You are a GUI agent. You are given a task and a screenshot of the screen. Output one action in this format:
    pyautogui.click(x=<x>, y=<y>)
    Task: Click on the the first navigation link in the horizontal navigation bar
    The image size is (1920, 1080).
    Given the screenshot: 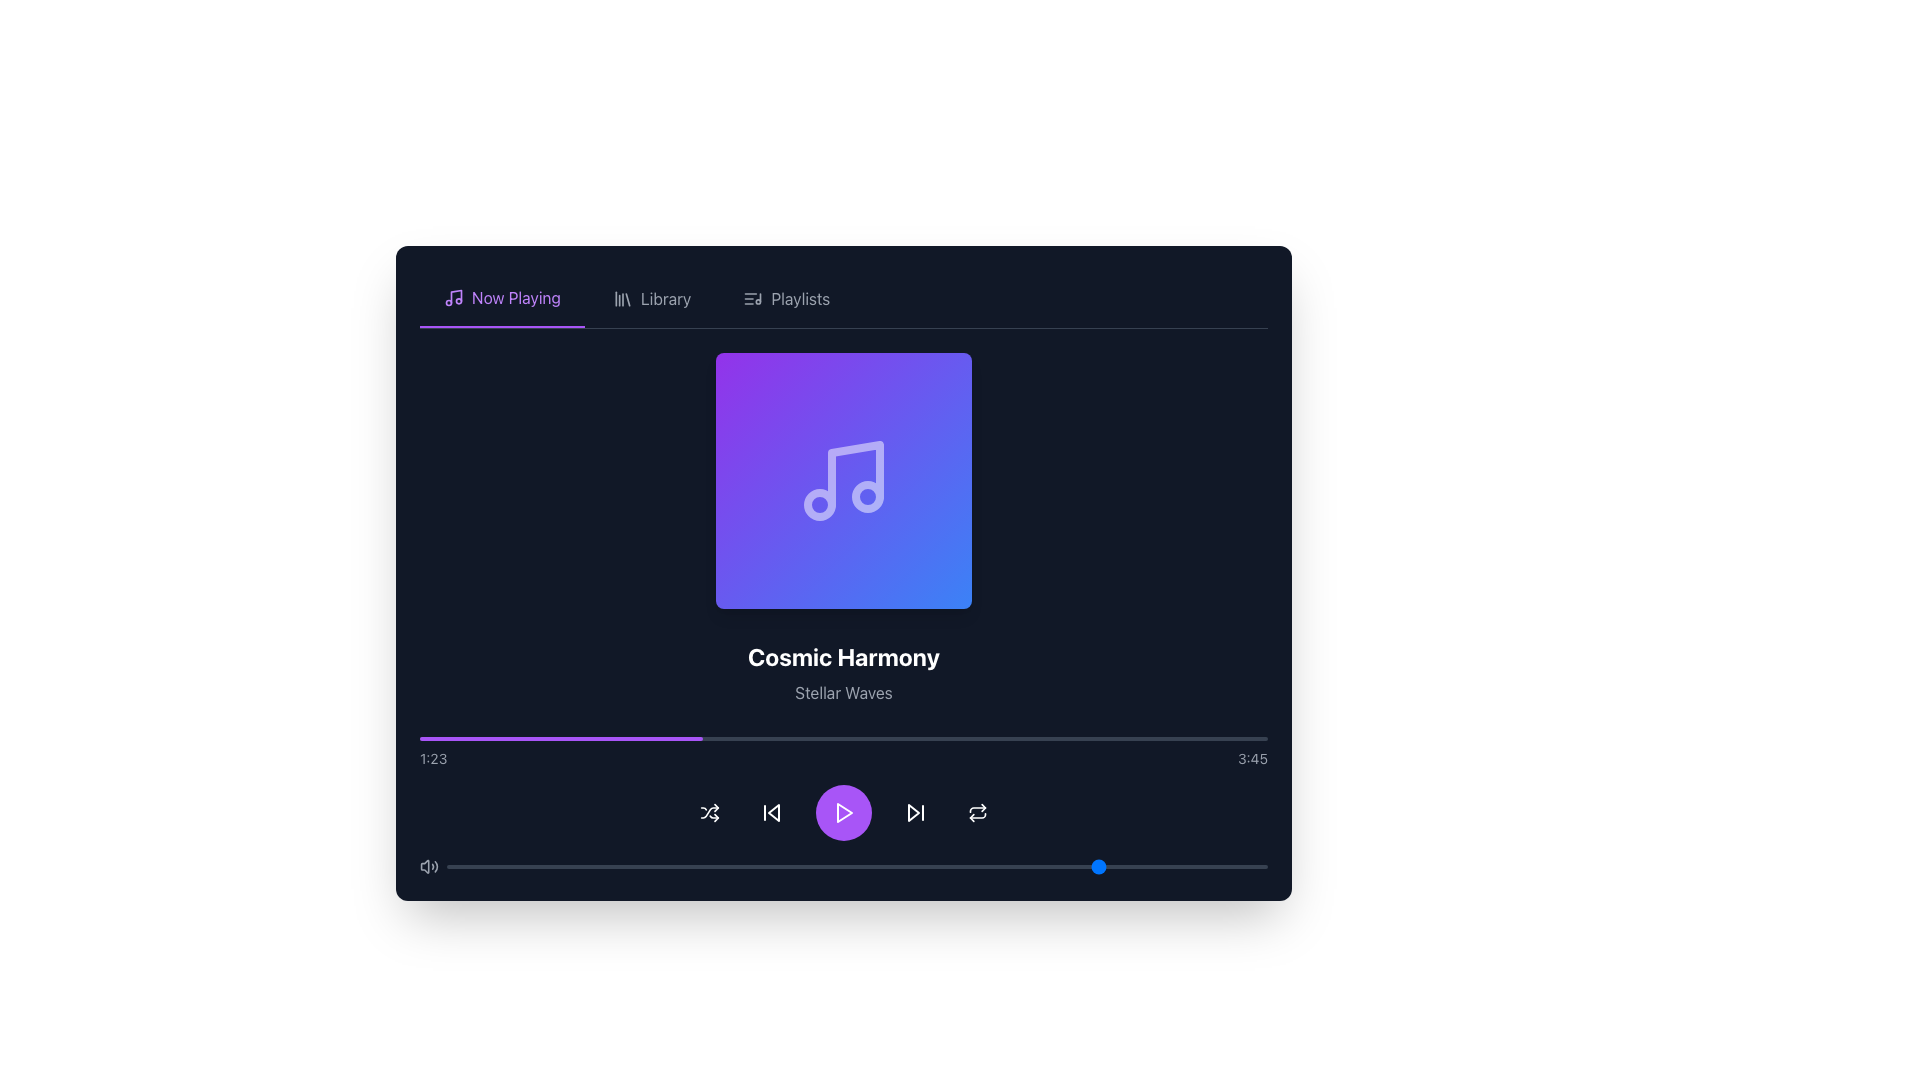 What is the action you would take?
    pyautogui.click(x=502, y=299)
    